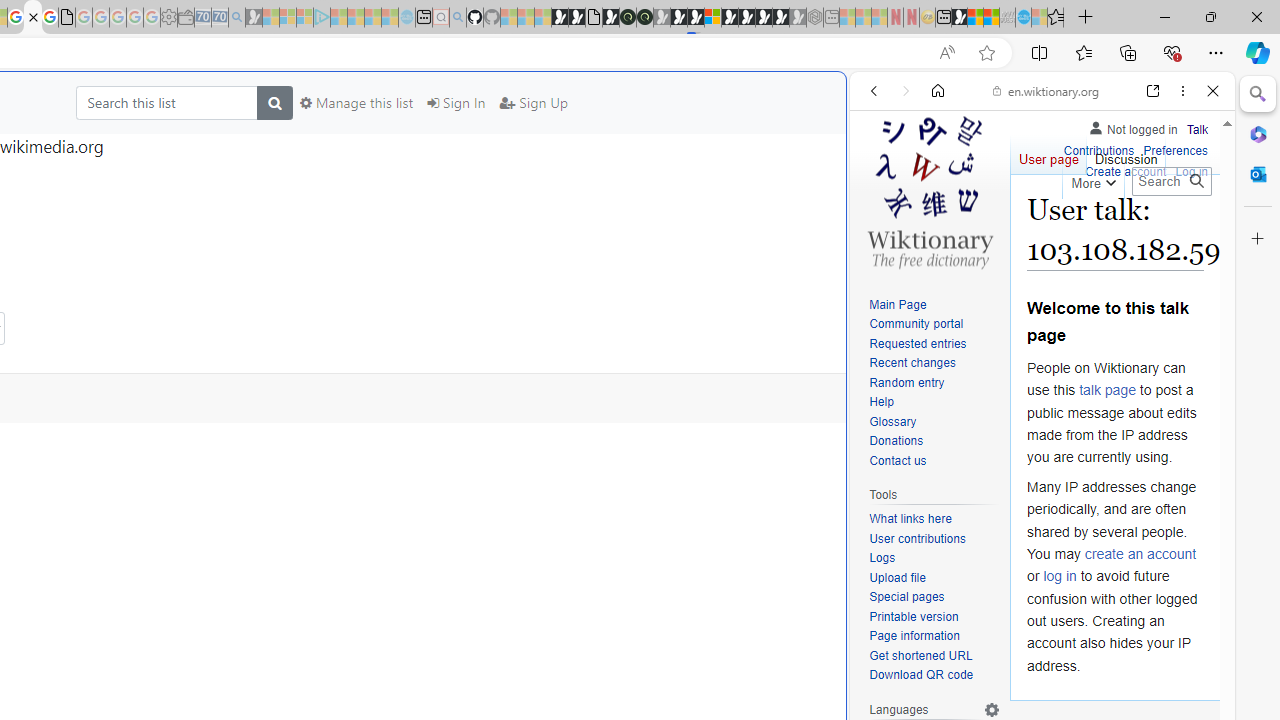 Image resolution: width=1280 pixels, height=720 pixels. I want to click on 'Requested entries', so click(916, 342).